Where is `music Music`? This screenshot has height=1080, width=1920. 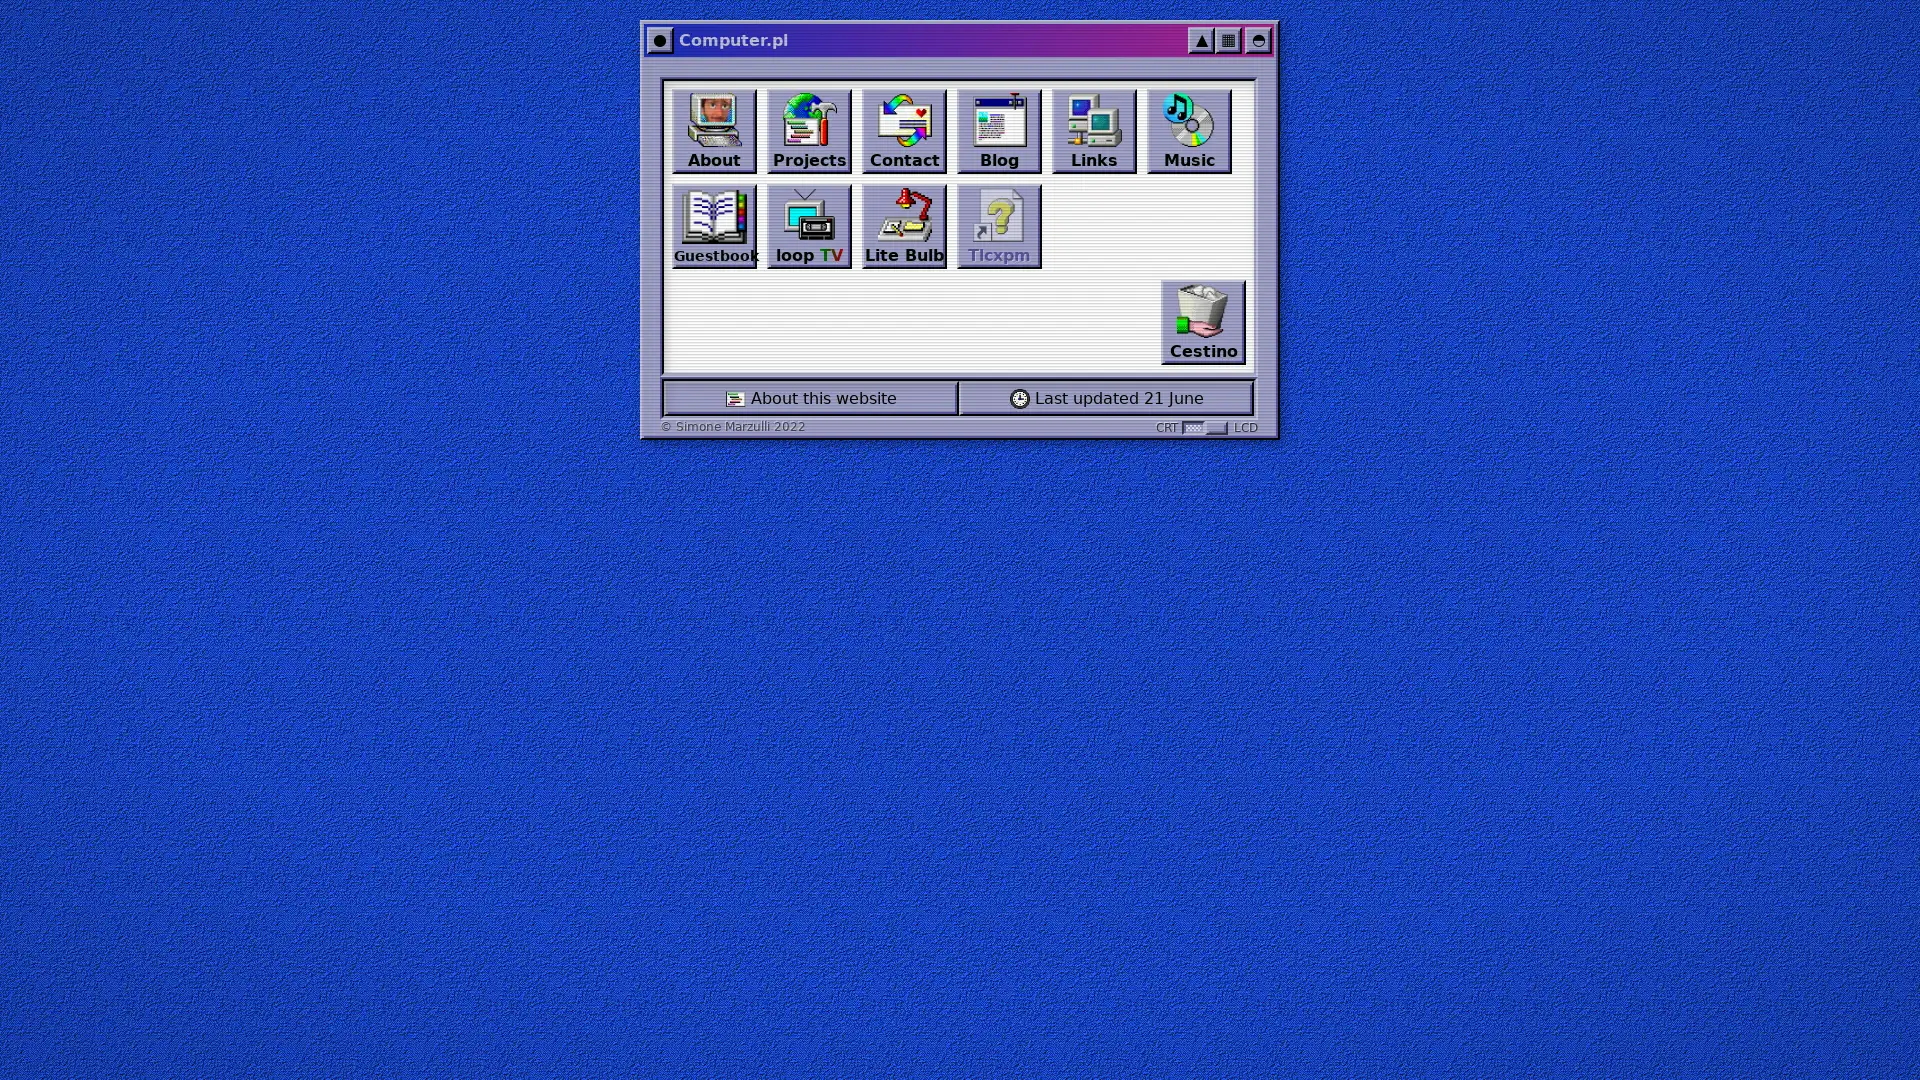 music Music is located at coordinates (1189, 131).